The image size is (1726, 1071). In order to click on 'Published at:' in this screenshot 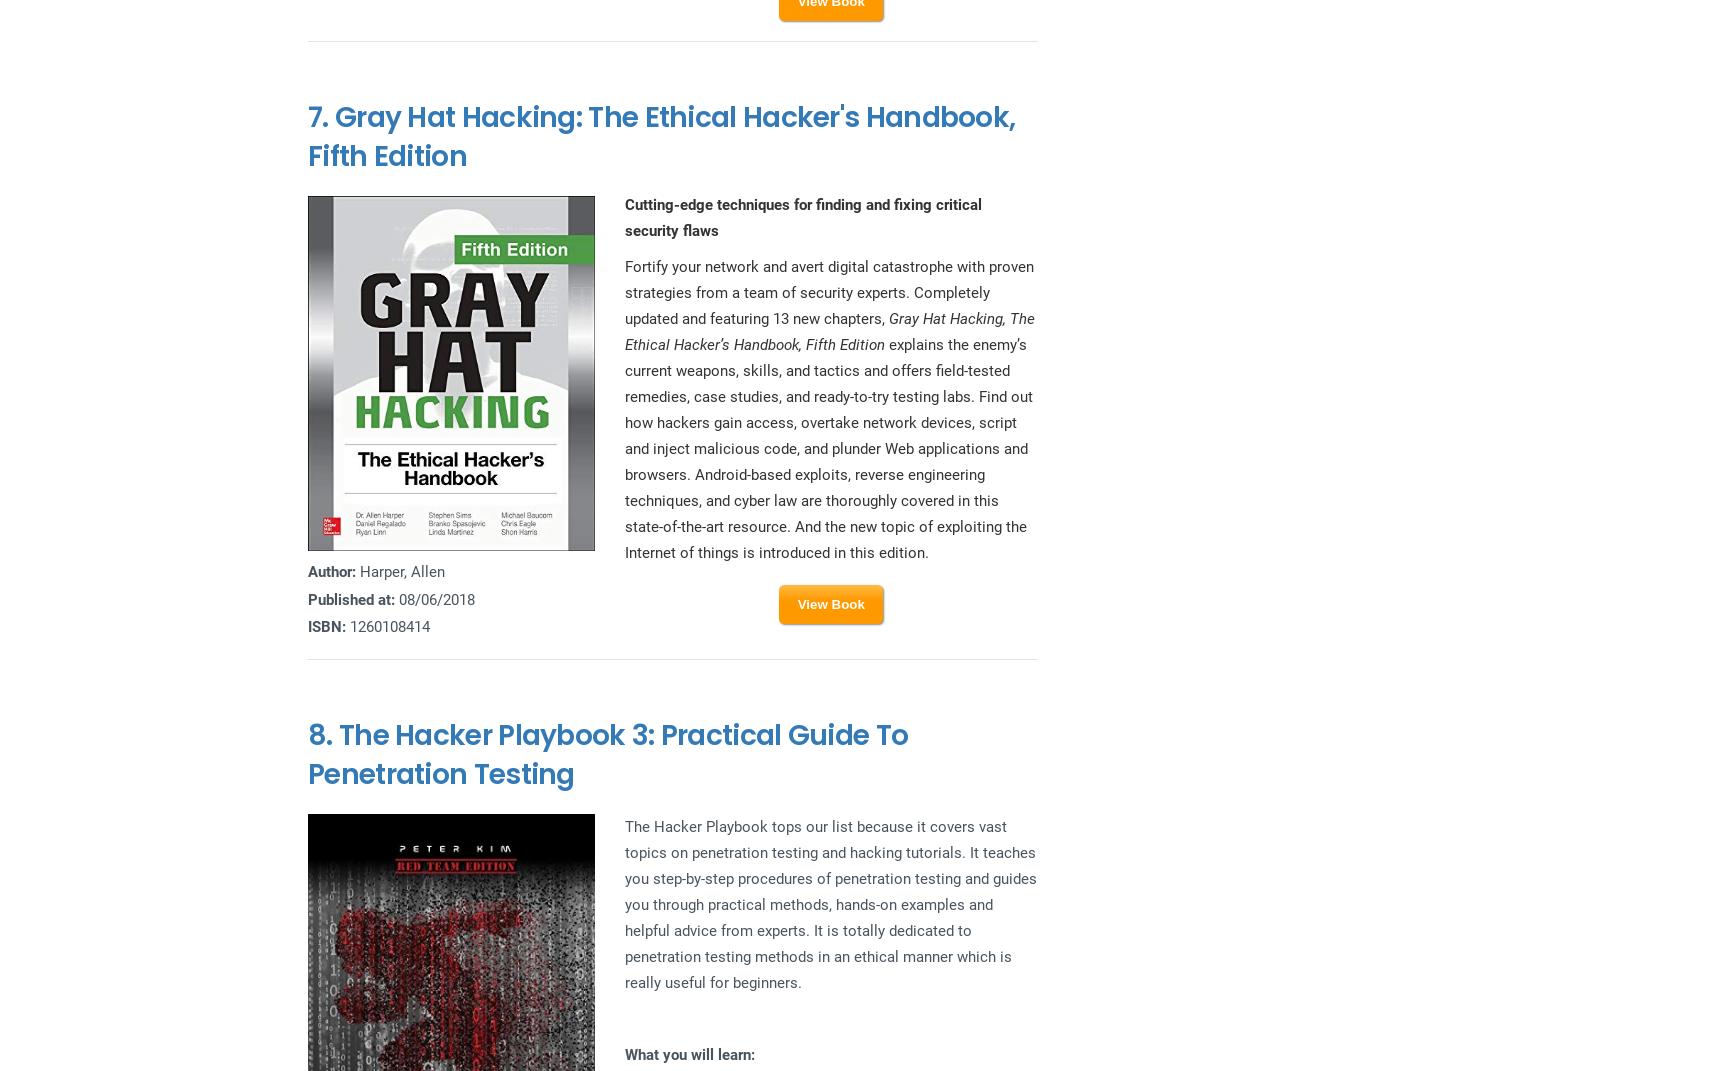, I will do `click(351, 599)`.